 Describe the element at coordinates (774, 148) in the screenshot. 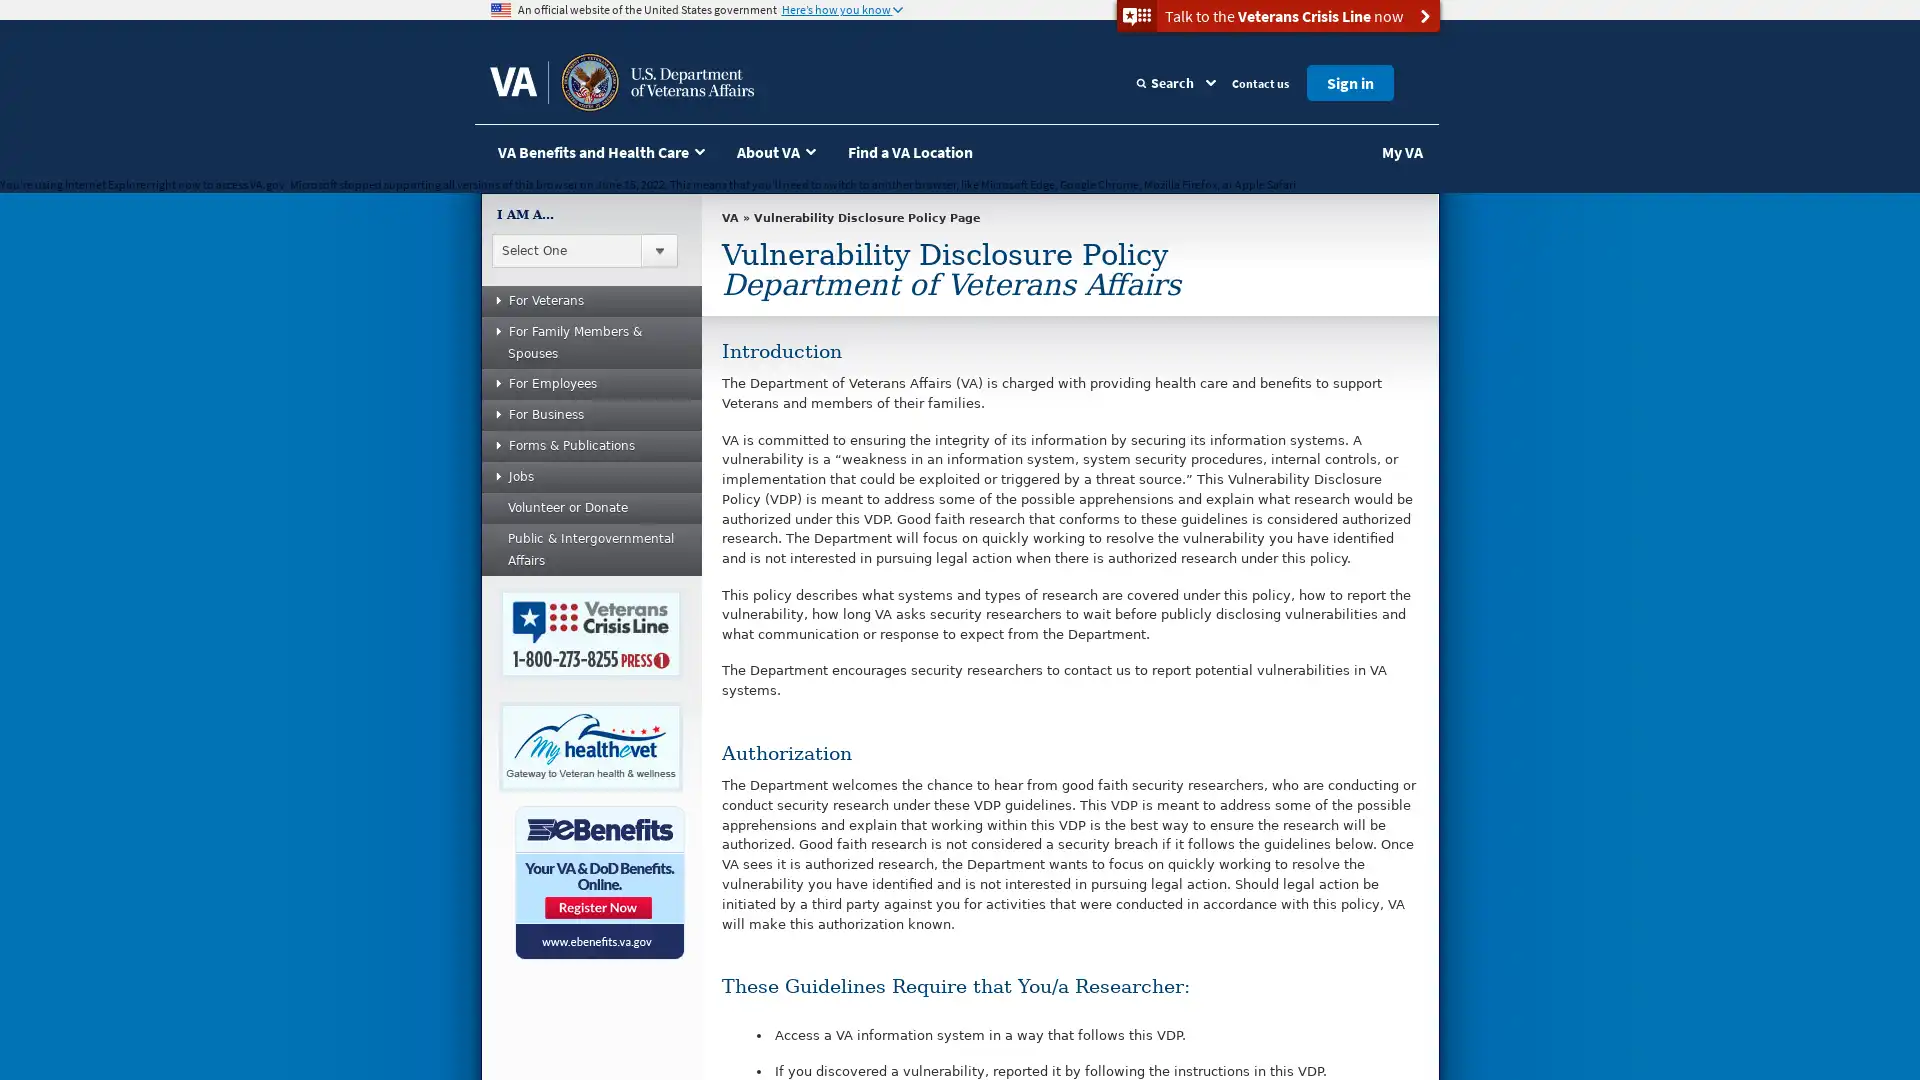

I see `About VA` at that location.